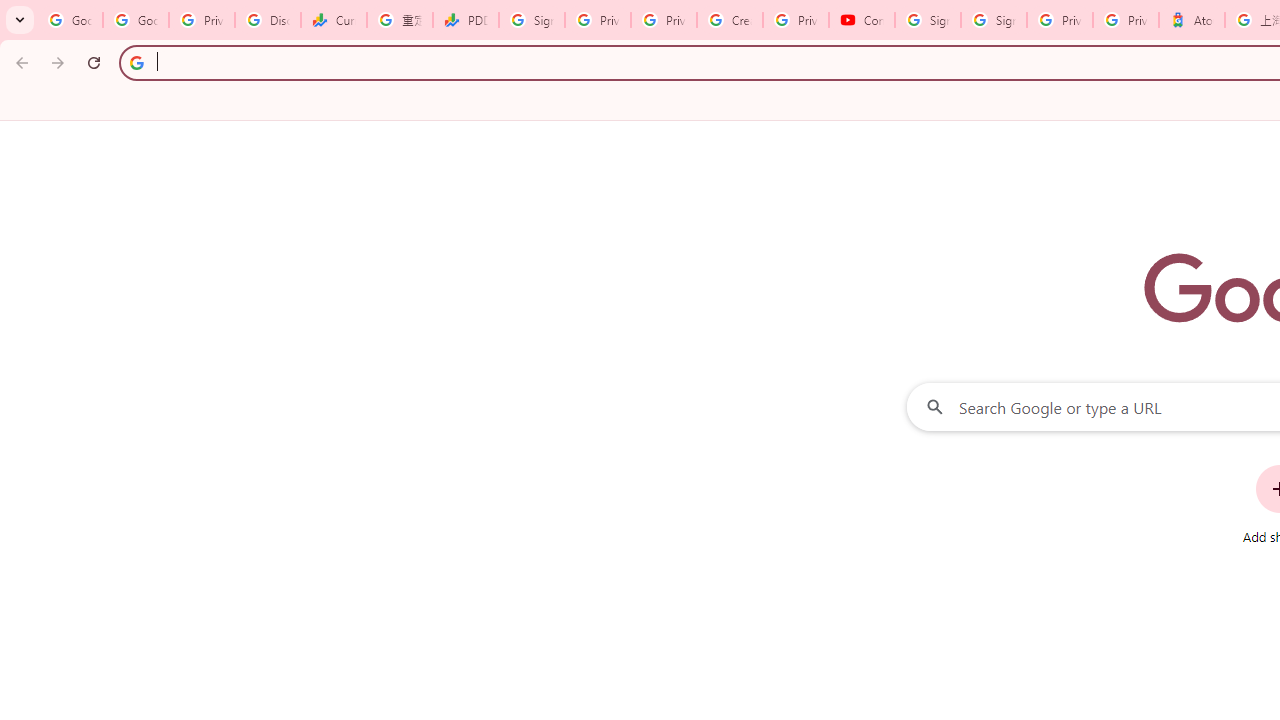  What do you see at coordinates (927, 20) in the screenshot?
I see `'Sign in - Google Accounts'` at bounding box center [927, 20].